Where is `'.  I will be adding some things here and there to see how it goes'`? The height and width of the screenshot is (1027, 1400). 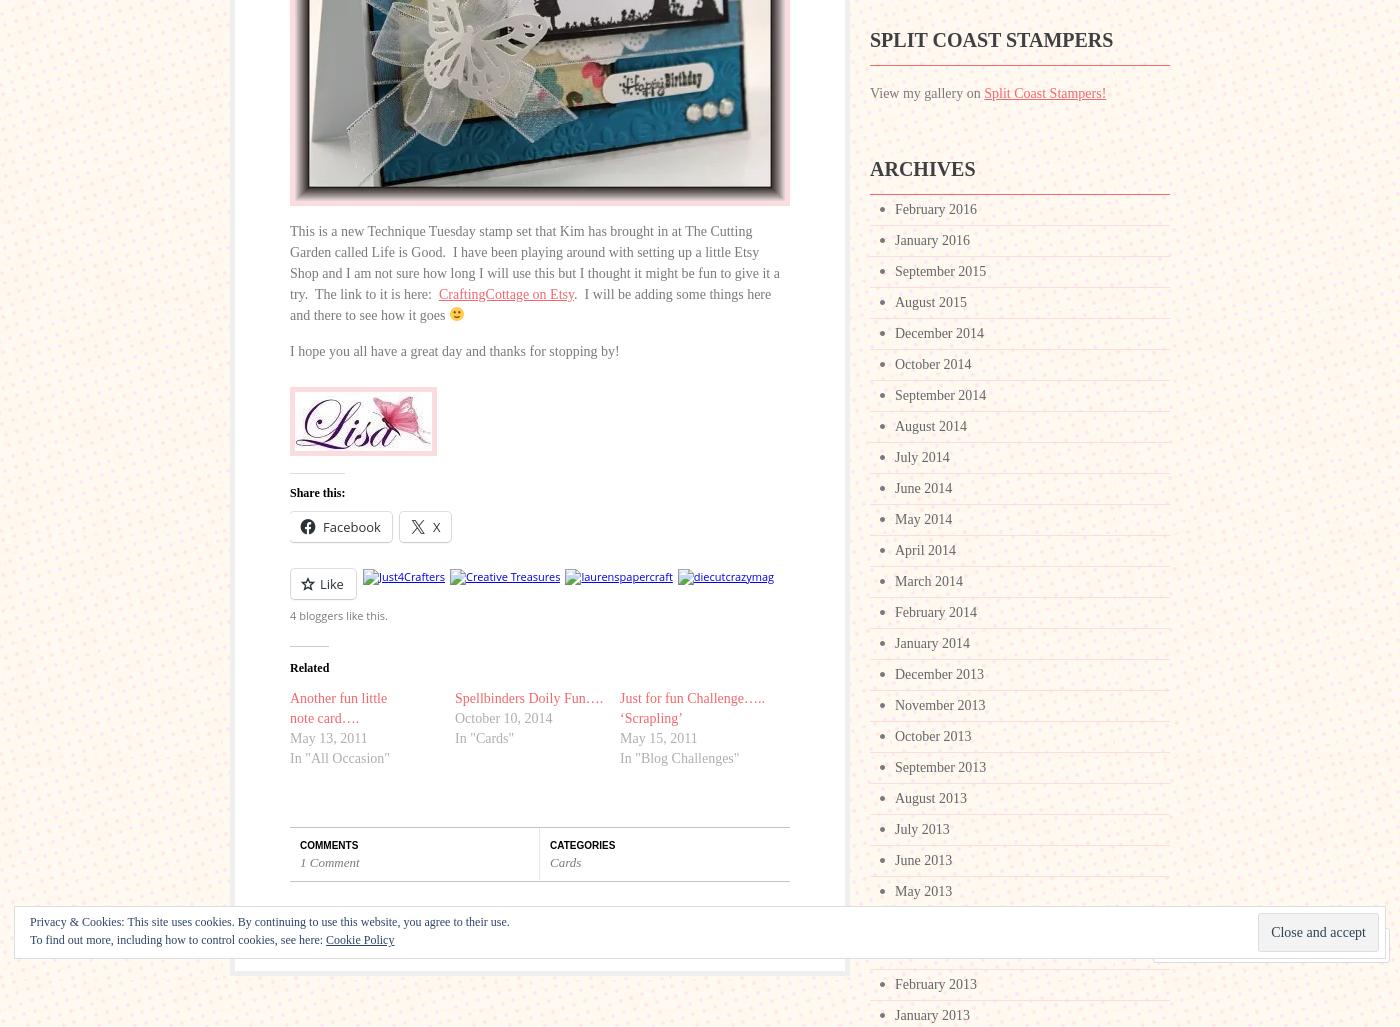
'.  I will be adding some things here and there to see how it goes' is located at coordinates (530, 304).